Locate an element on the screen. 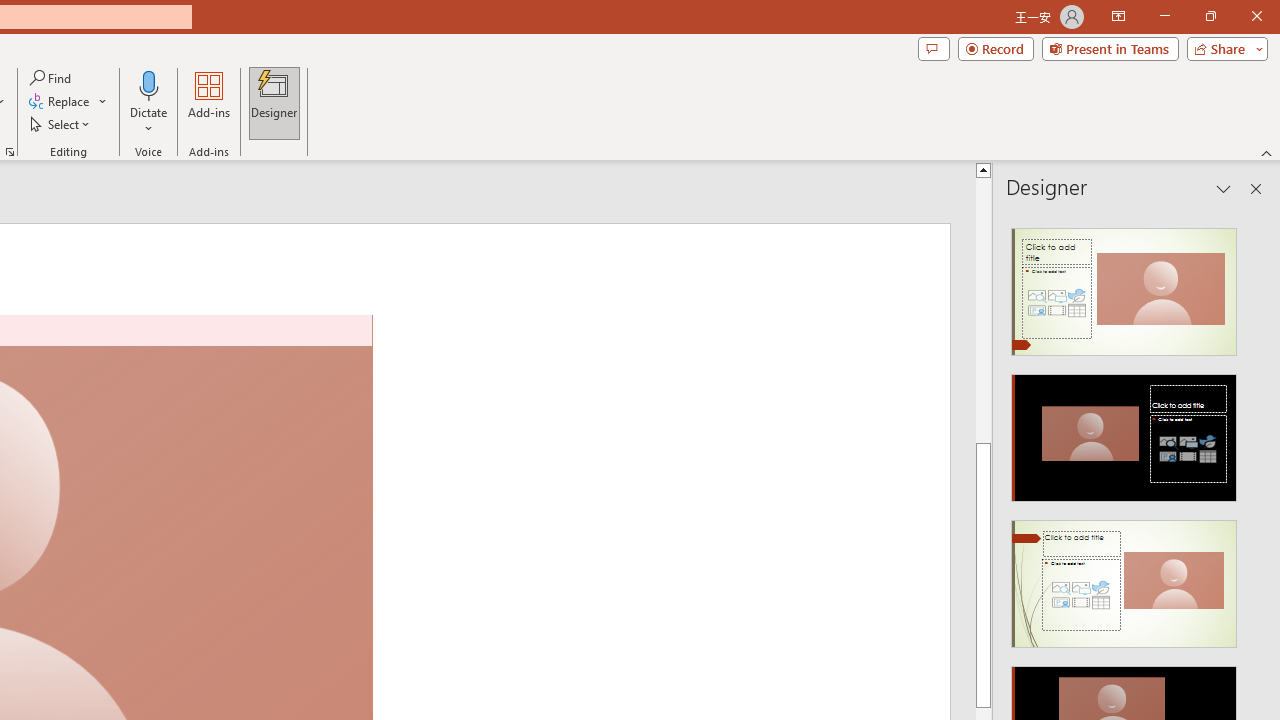  'Dictate' is located at coordinates (148, 84).